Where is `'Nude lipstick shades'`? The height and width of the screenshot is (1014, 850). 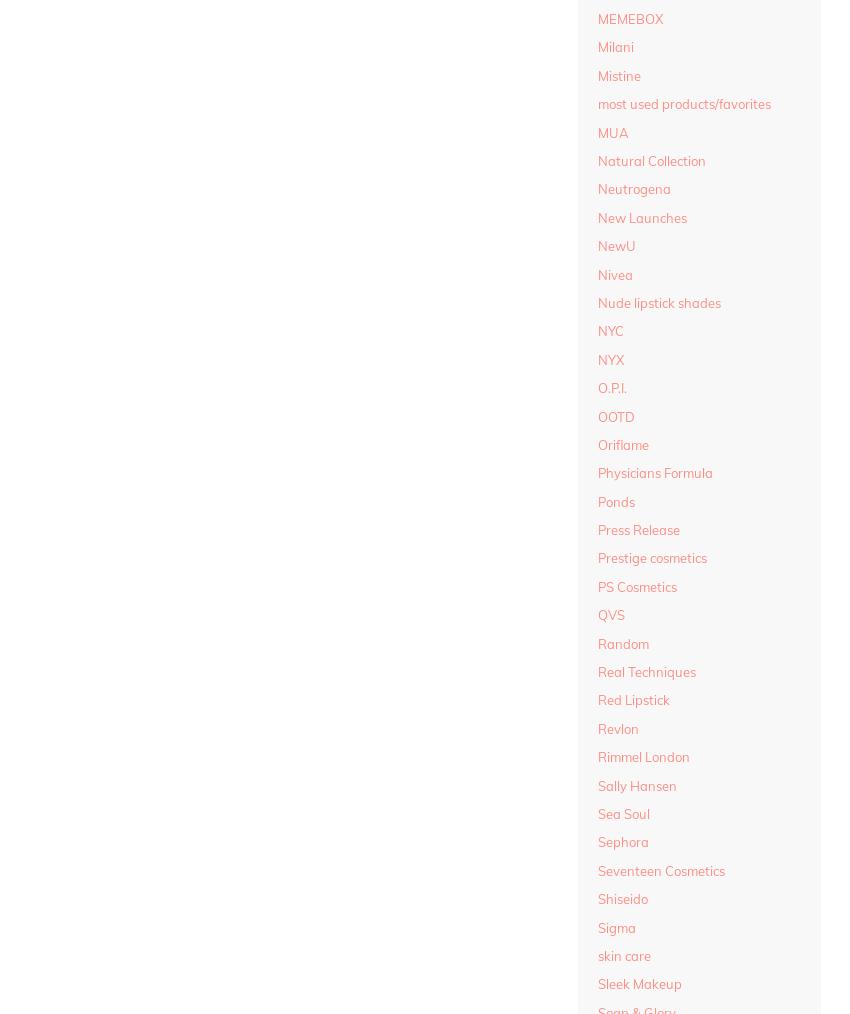
'Nude lipstick shades' is located at coordinates (659, 301).